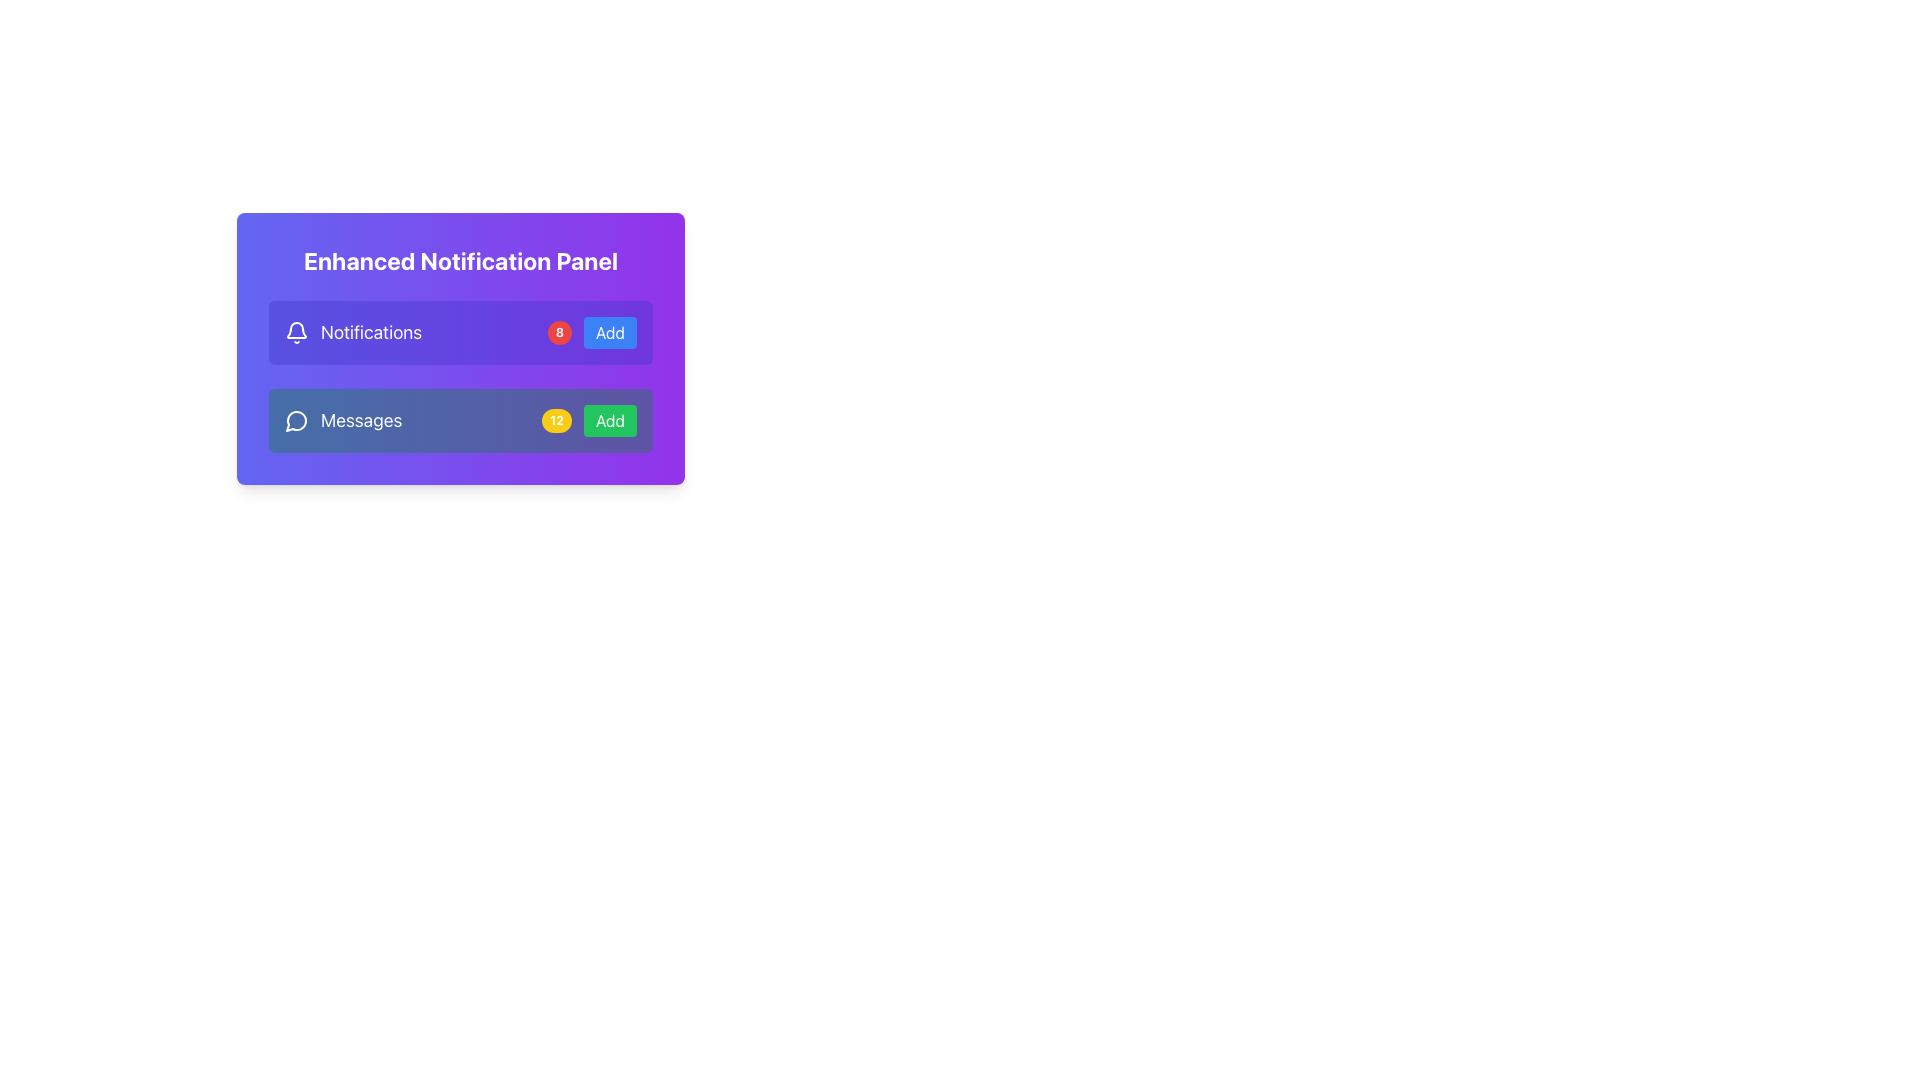  Describe the element at coordinates (556, 419) in the screenshot. I see `the indicator badge displaying the count '12' in the 'Messages' section, located near the center-right of the purple card-like panel, to the left of the green 'Add' button` at that location.